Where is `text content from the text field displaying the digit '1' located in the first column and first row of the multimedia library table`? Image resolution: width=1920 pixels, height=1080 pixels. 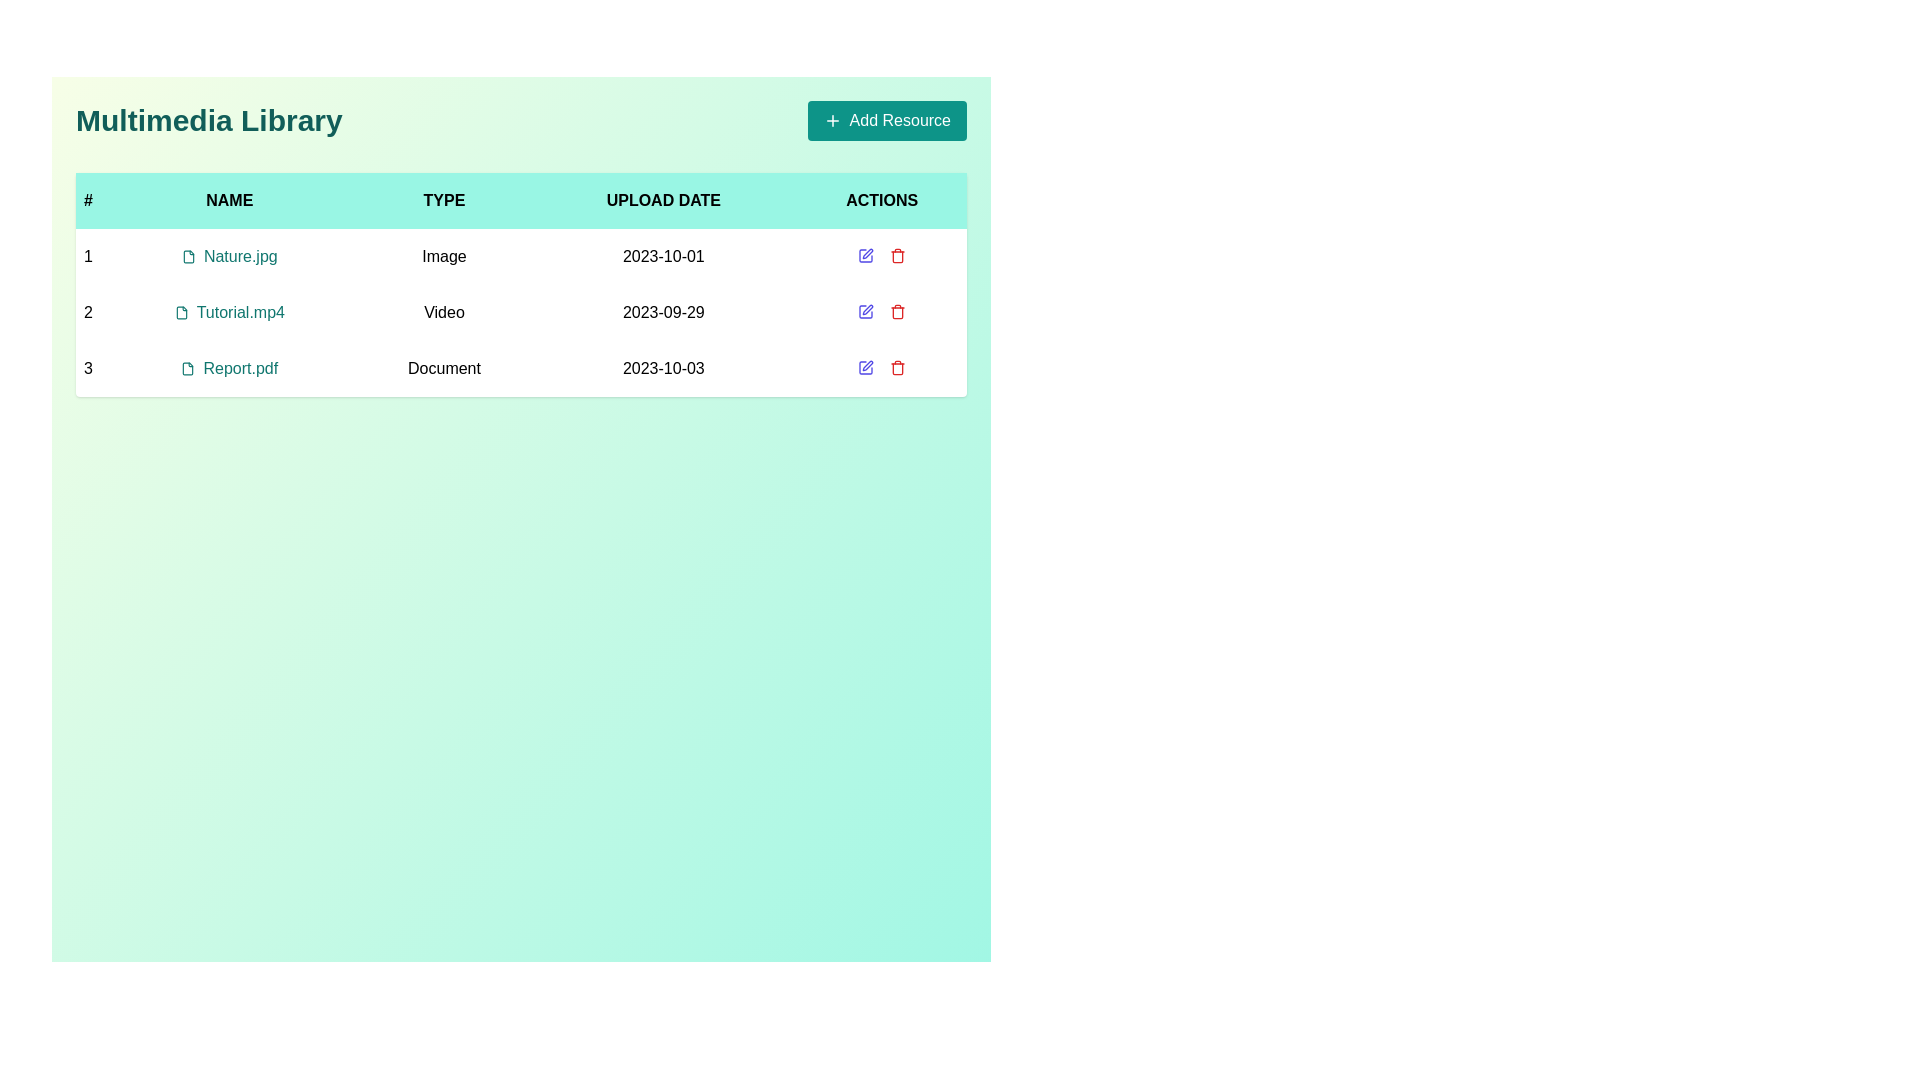 text content from the text field displaying the digit '1' located in the first column and first row of the multimedia library table is located at coordinates (87, 256).